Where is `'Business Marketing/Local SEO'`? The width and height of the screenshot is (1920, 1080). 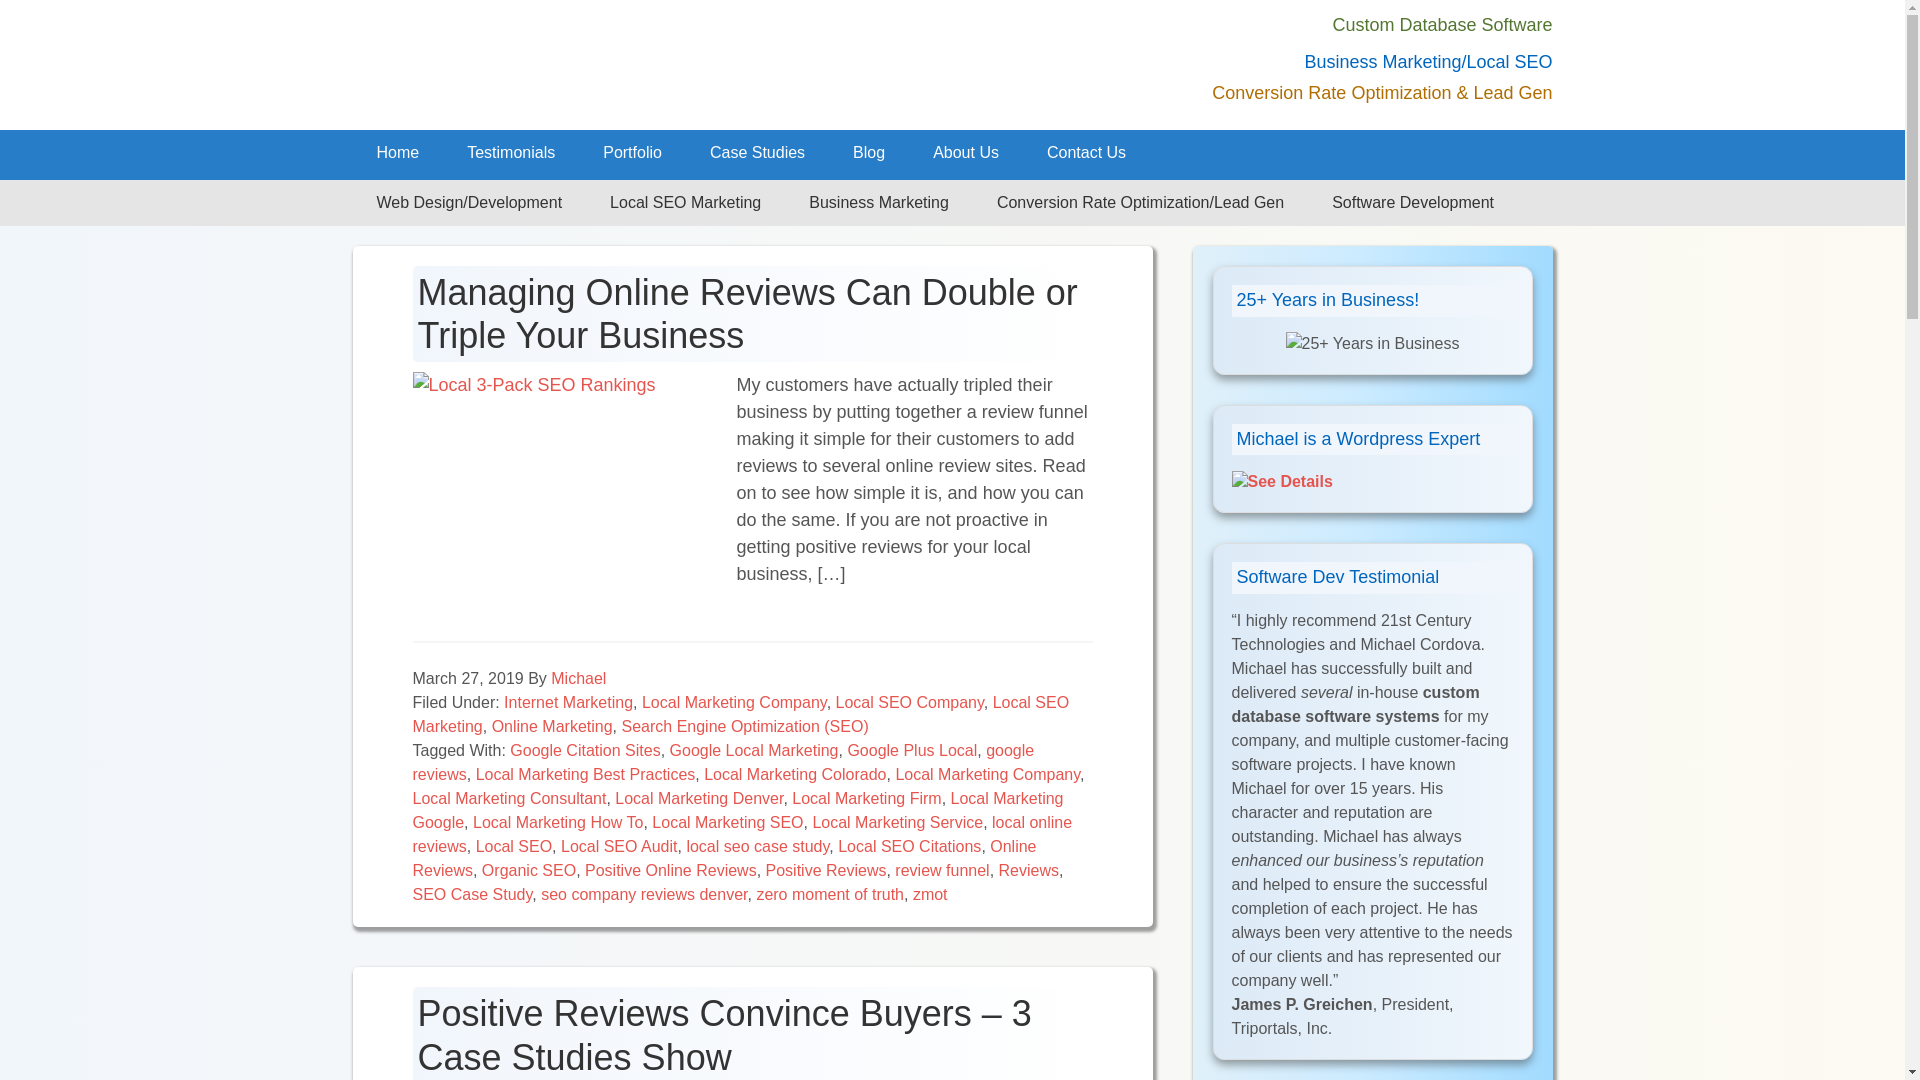 'Business Marketing/Local SEO' is located at coordinates (1427, 60).